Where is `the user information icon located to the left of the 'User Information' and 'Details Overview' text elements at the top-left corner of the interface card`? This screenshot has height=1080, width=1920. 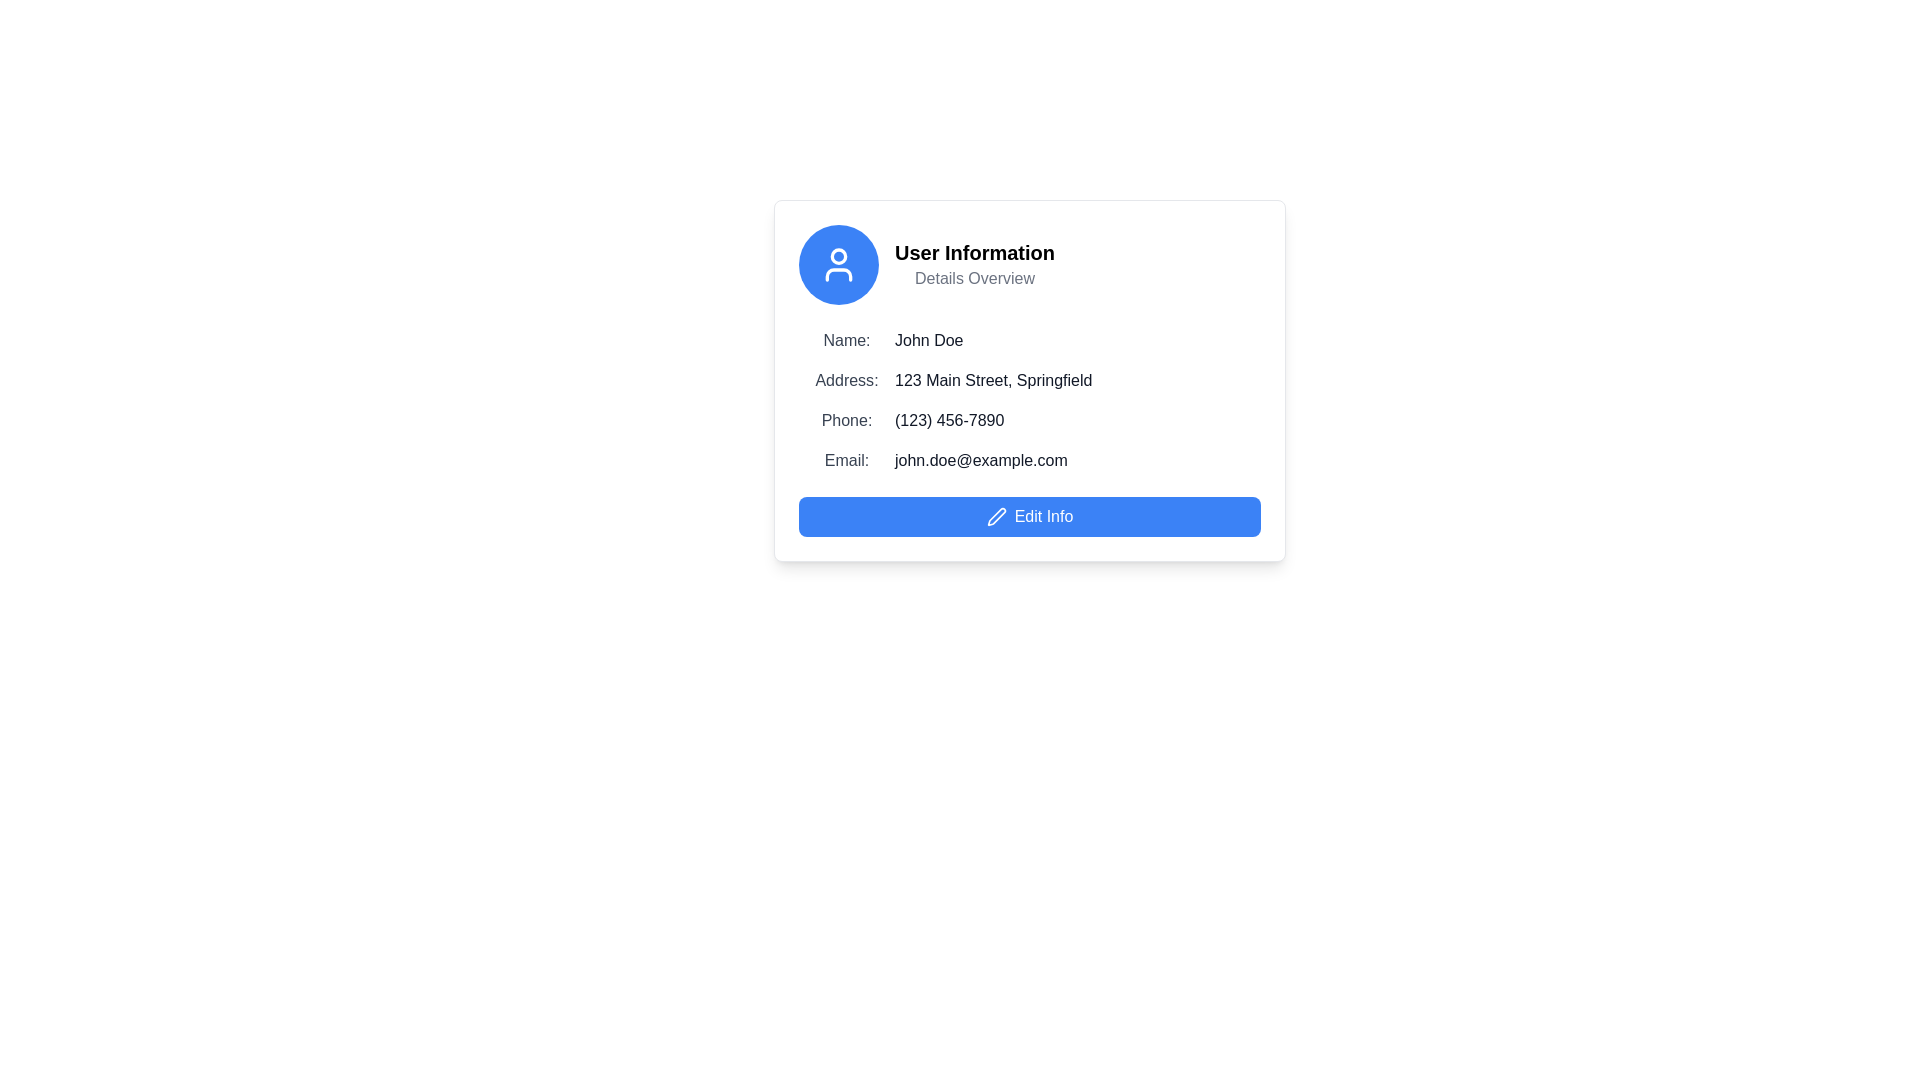 the user information icon located to the left of the 'User Information' and 'Details Overview' text elements at the top-left corner of the interface card is located at coordinates (839, 264).